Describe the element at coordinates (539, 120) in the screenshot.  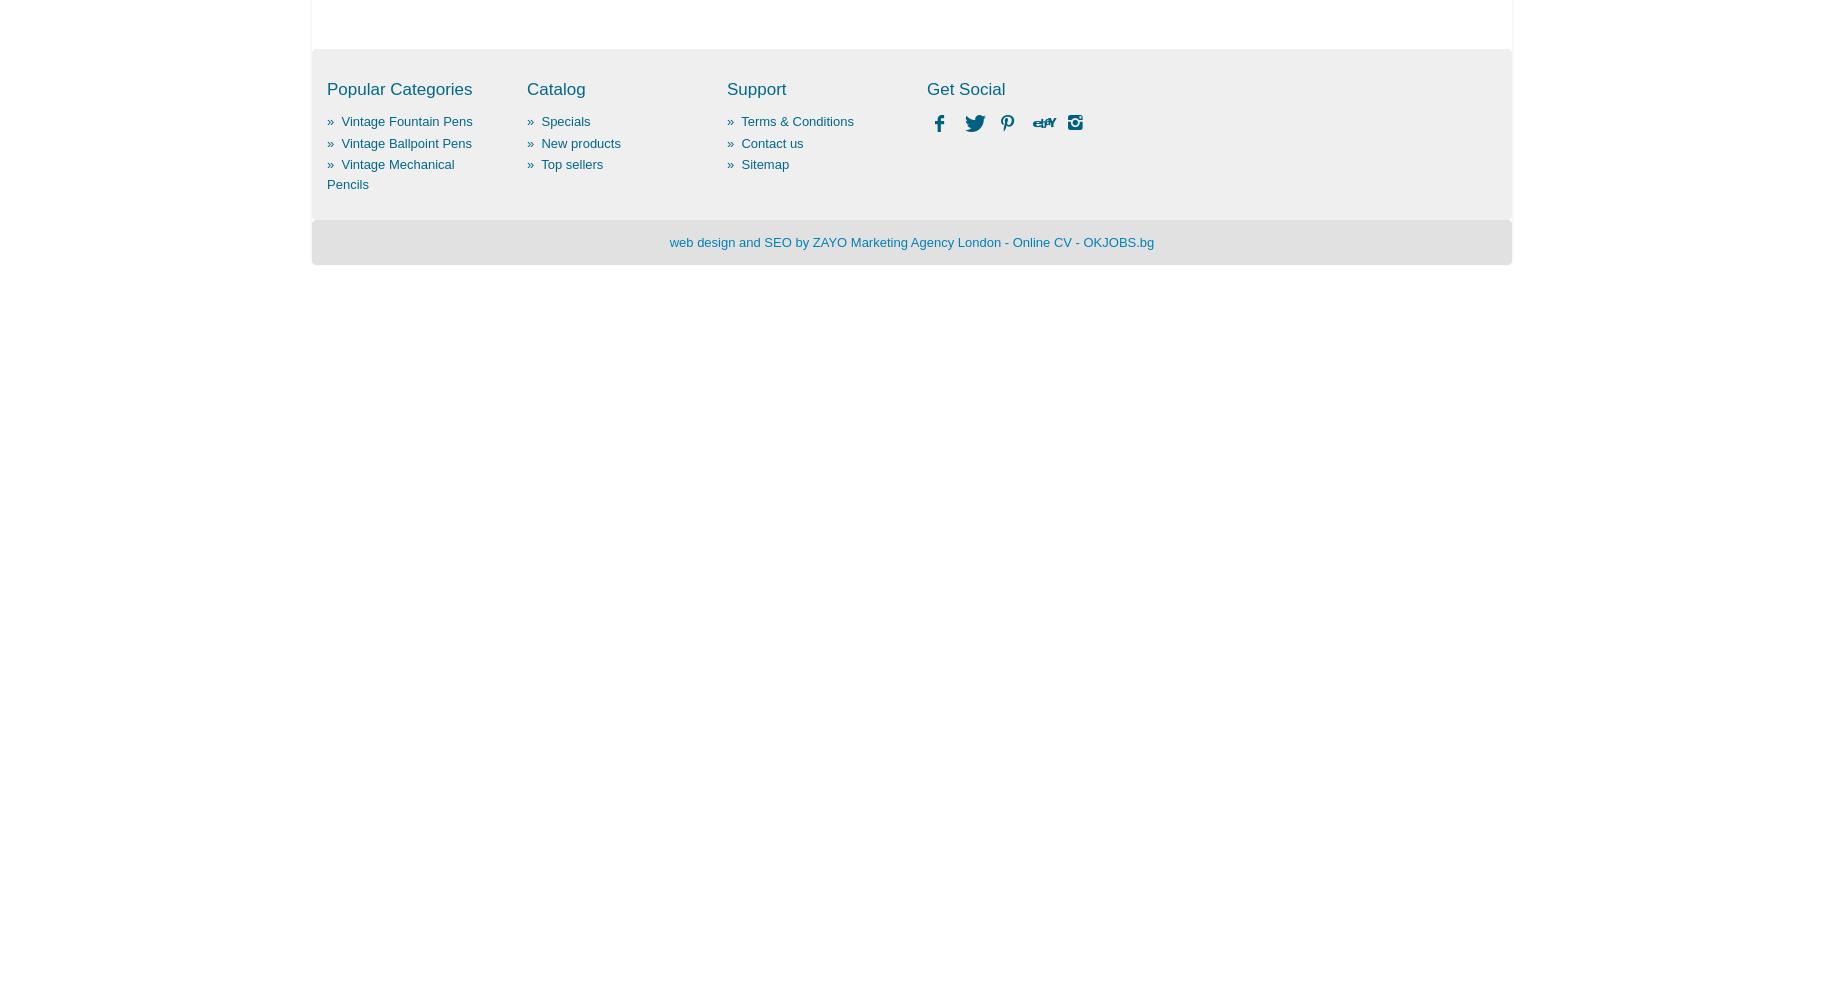
I see `'Specials'` at that location.